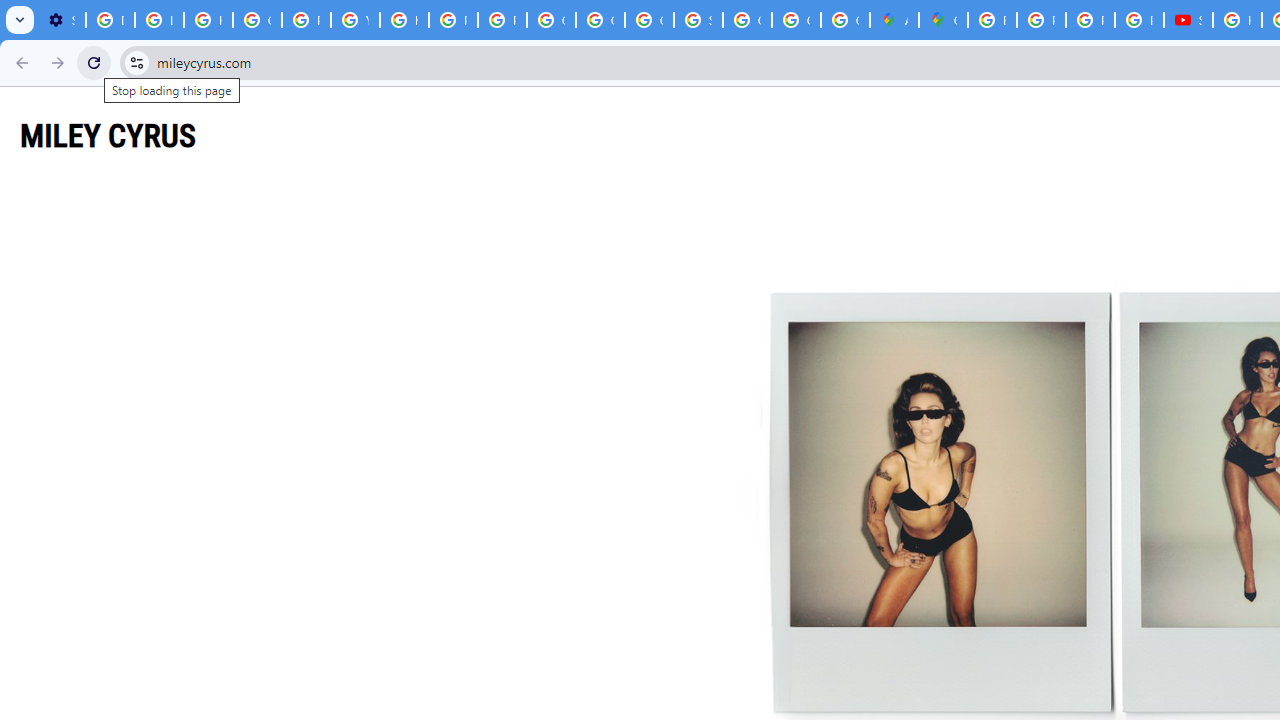 This screenshot has width=1280, height=720. Describe the element at coordinates (109, 20) in the screenshot. I see `'Delete photos & videos - Computer - Google Photos Help'` at that location.